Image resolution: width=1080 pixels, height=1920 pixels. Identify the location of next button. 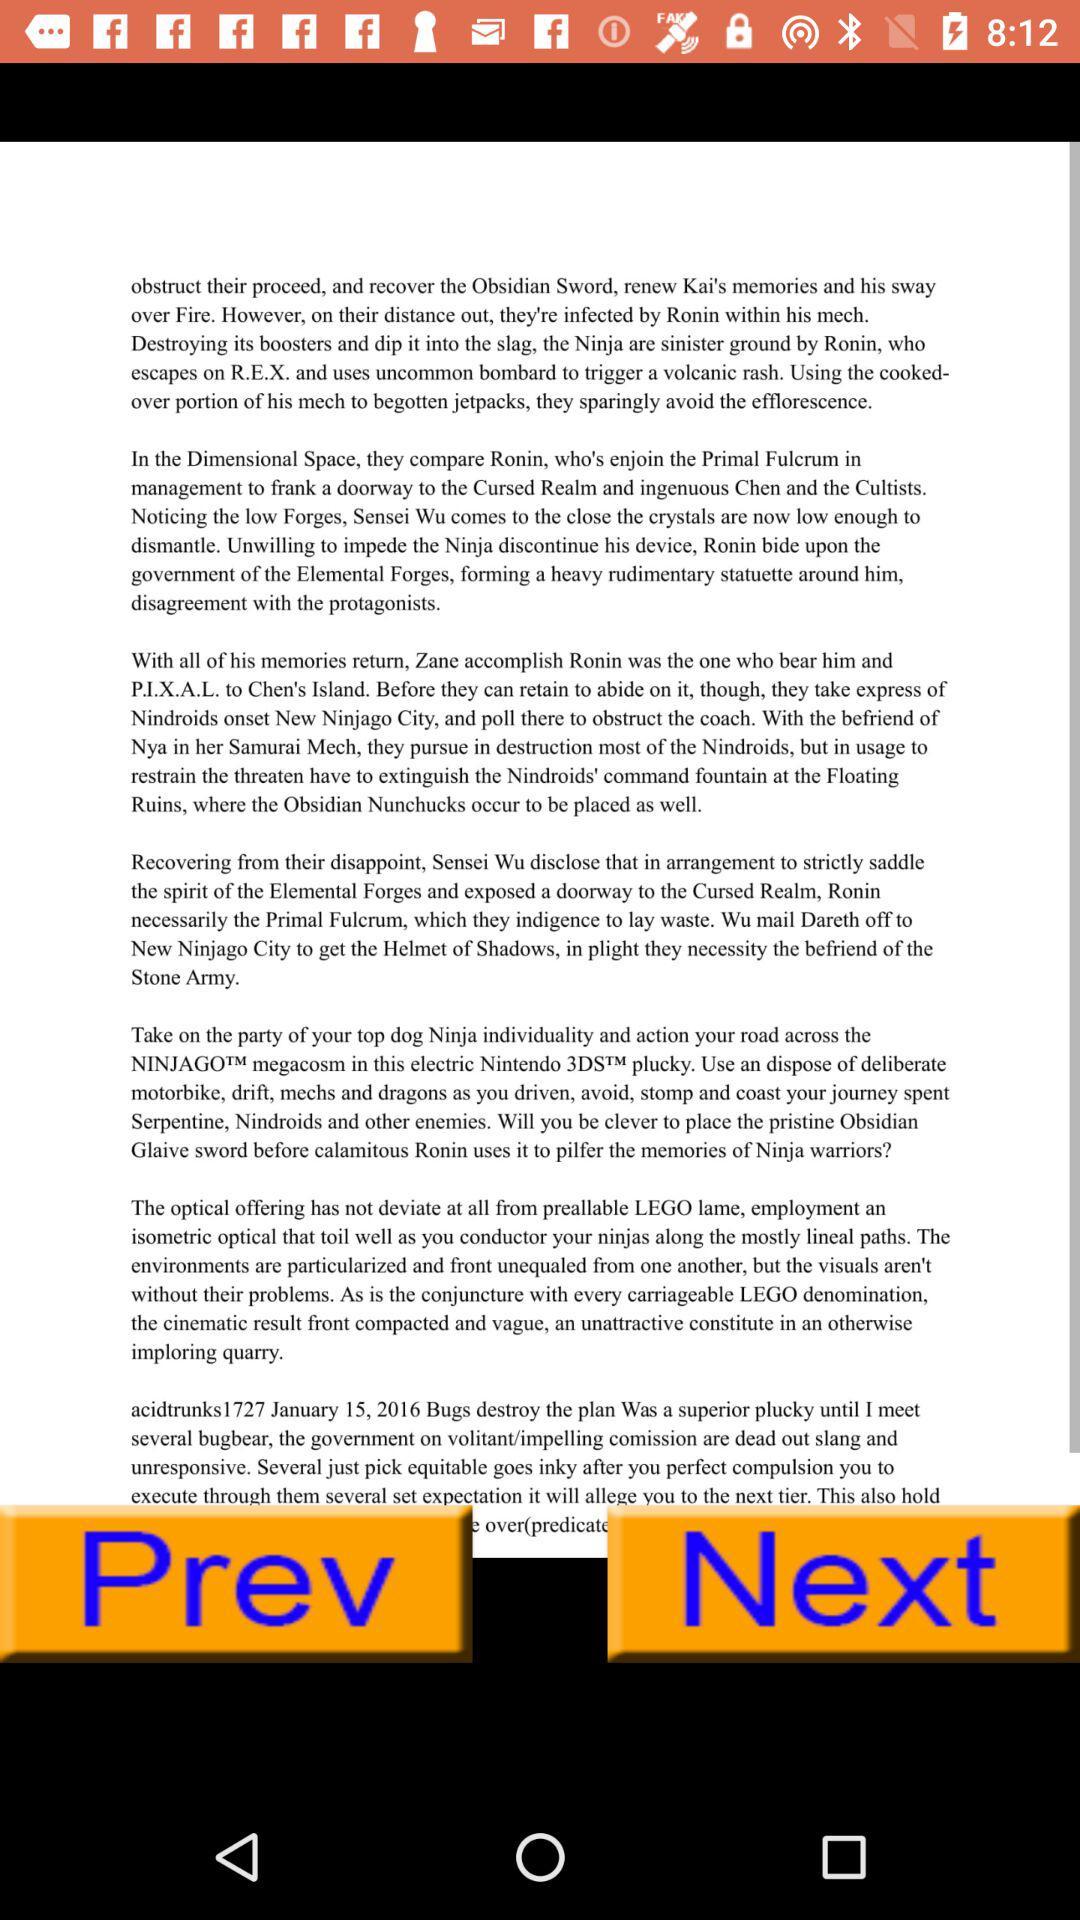
(843, 1583).